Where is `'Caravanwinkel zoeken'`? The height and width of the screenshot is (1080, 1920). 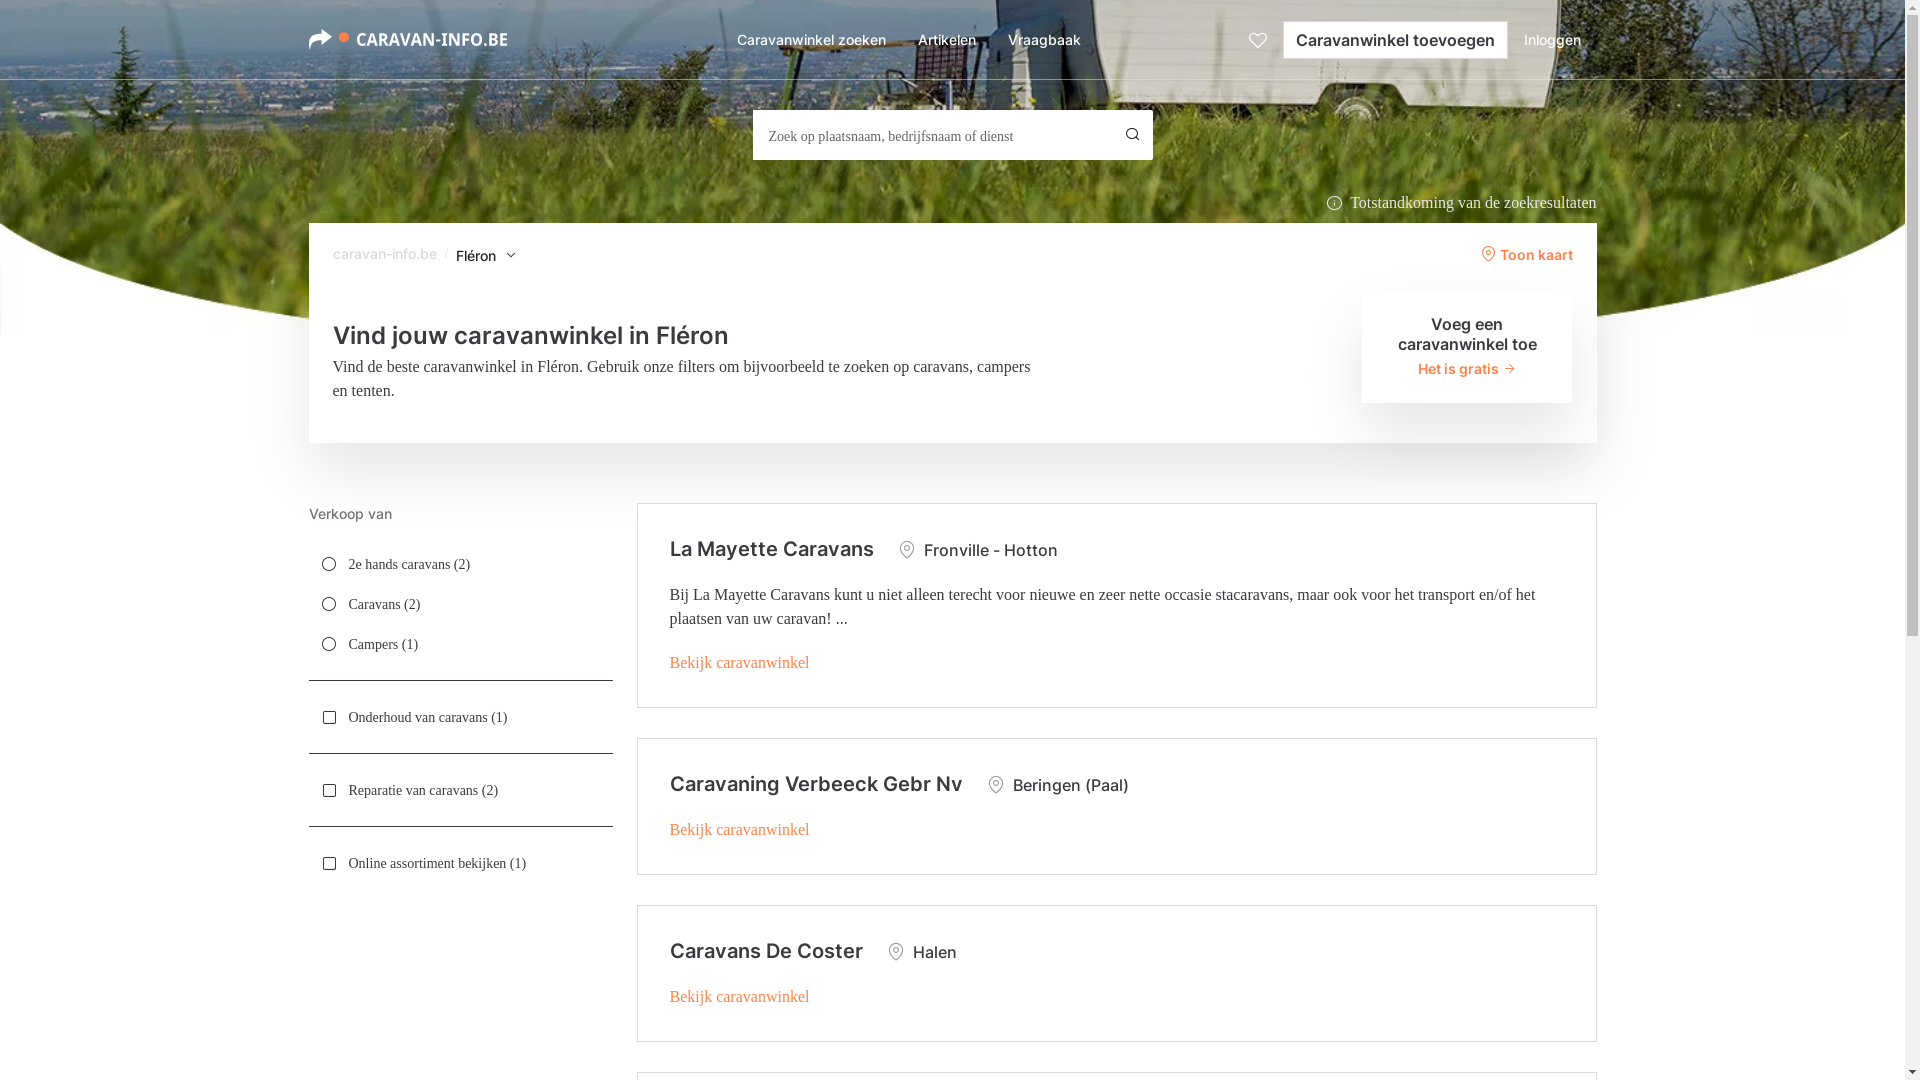 'Caravanwinkel zoeken' is located at coordinates (810, 39).